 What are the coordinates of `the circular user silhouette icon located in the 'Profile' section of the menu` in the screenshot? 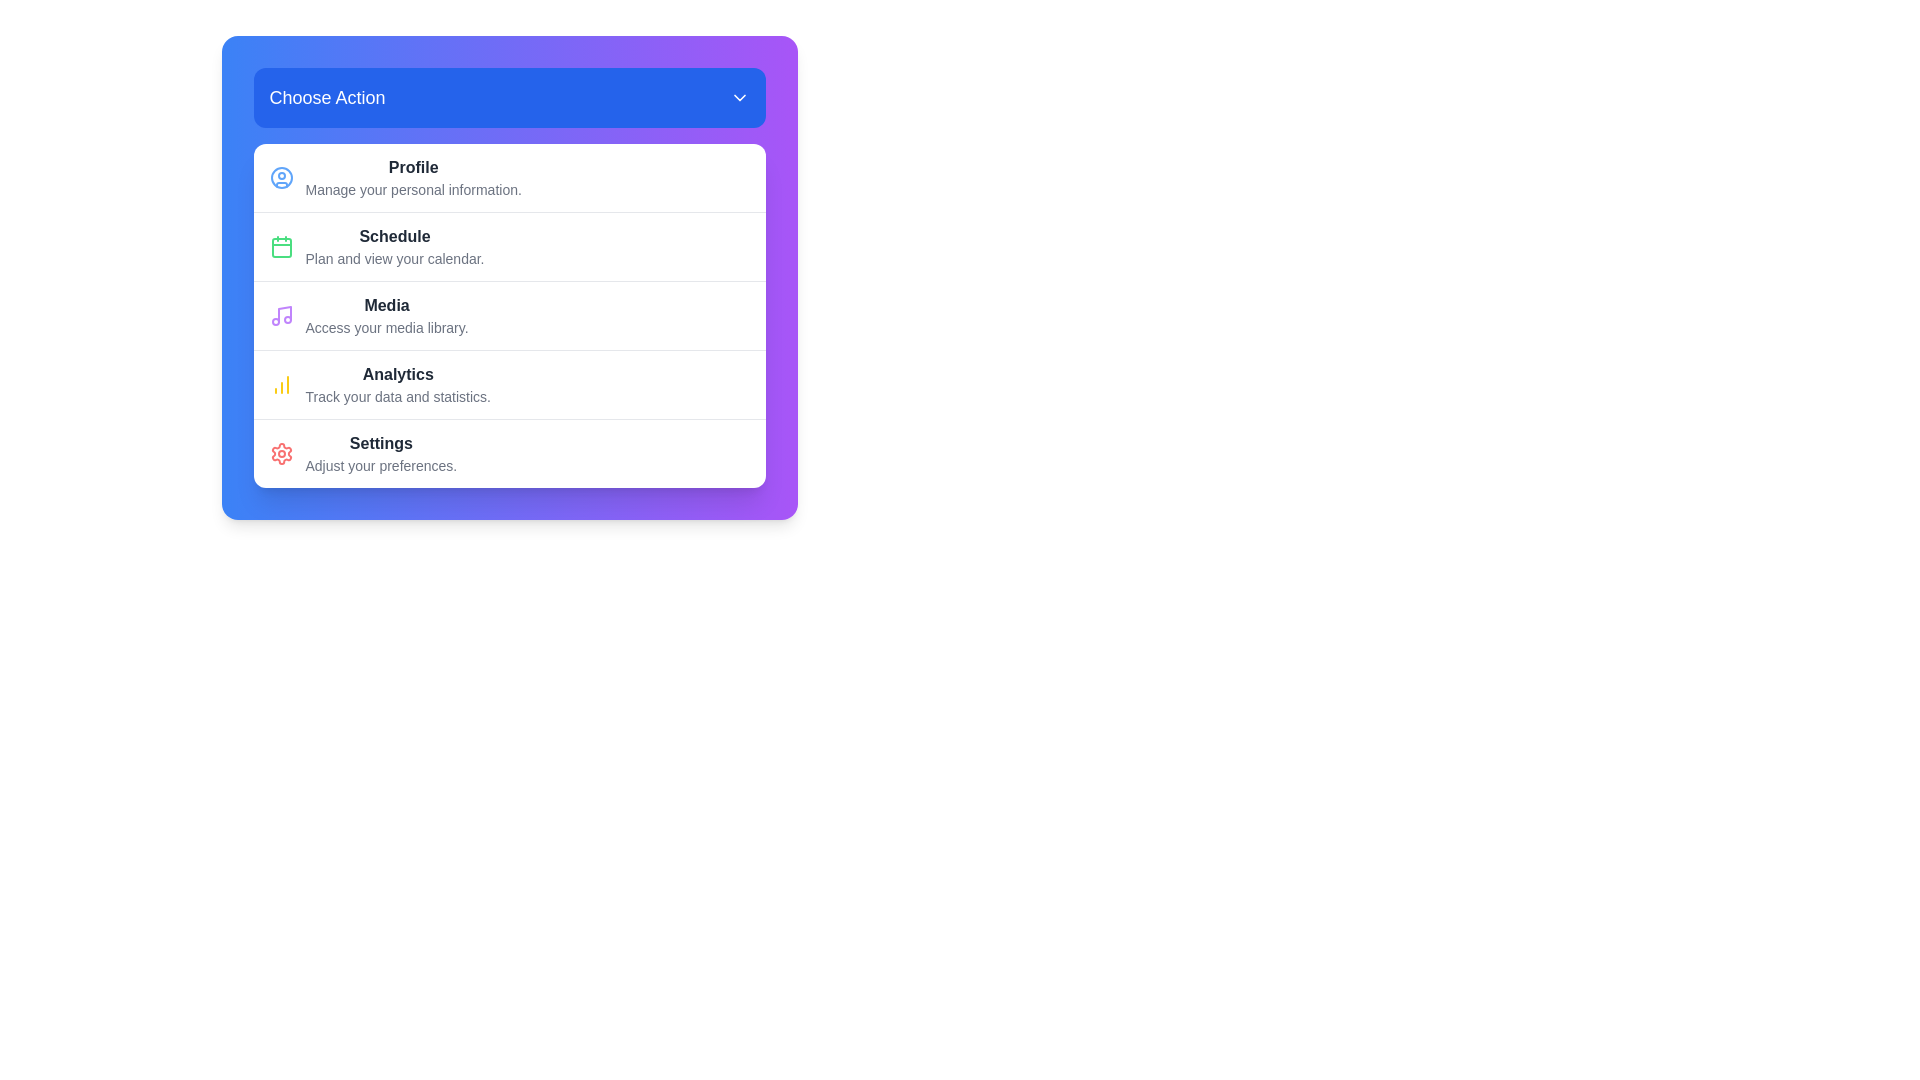 It's located at (280, 176).